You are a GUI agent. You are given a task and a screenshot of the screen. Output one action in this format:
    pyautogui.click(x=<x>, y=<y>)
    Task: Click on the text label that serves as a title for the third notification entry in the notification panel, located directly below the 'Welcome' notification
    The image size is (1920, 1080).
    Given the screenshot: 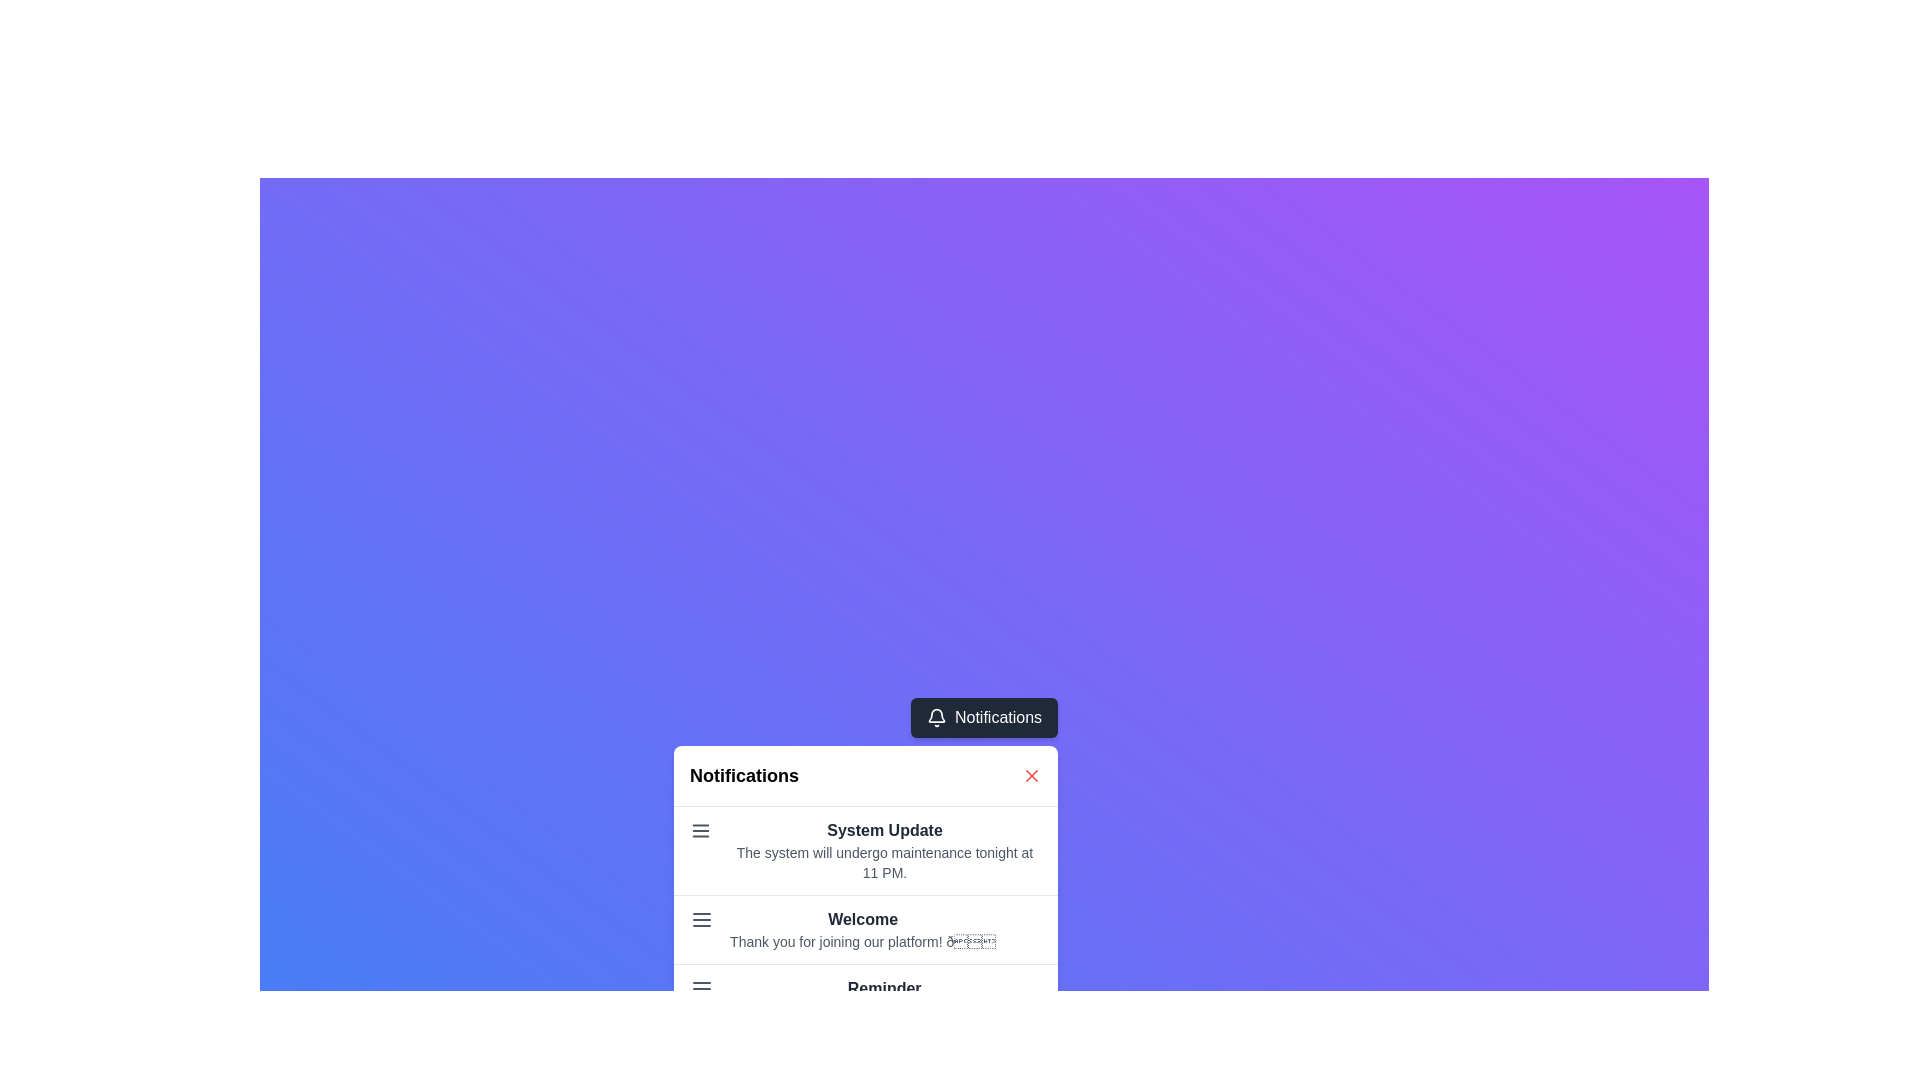 What is the action you would take?
    pyautogui.click(x=883, y=987)
    